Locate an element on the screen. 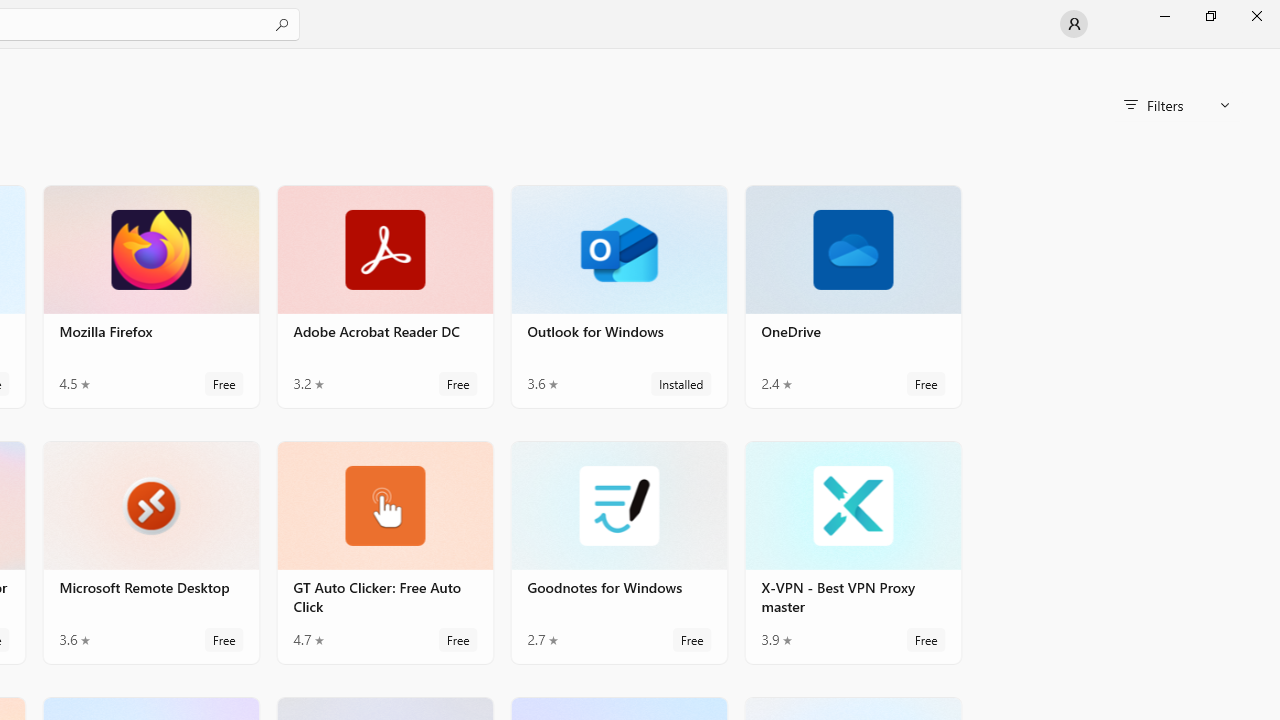  'Minimize Microsoft Store' is located at coordinates (1164, 15).